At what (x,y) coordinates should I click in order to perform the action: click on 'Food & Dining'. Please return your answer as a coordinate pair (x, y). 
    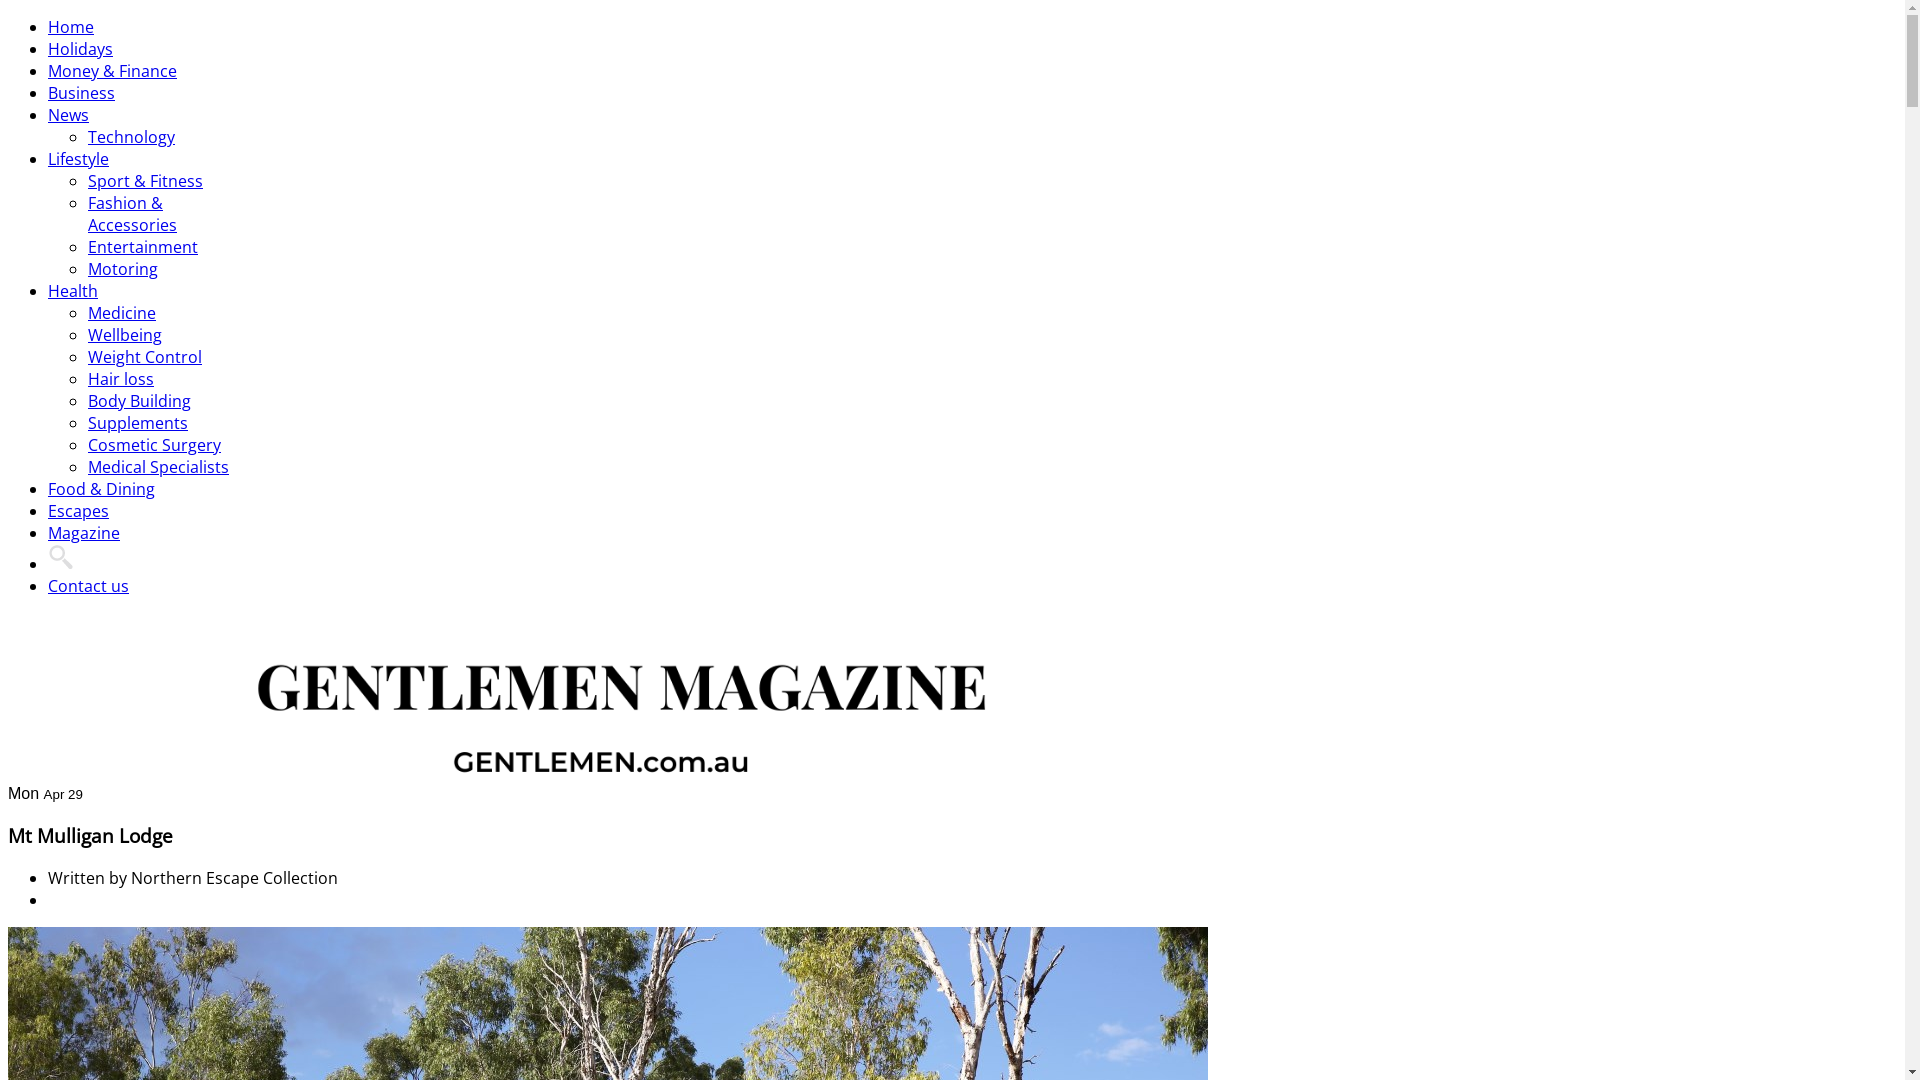
    Looking at the image, I should click on (48, 489).